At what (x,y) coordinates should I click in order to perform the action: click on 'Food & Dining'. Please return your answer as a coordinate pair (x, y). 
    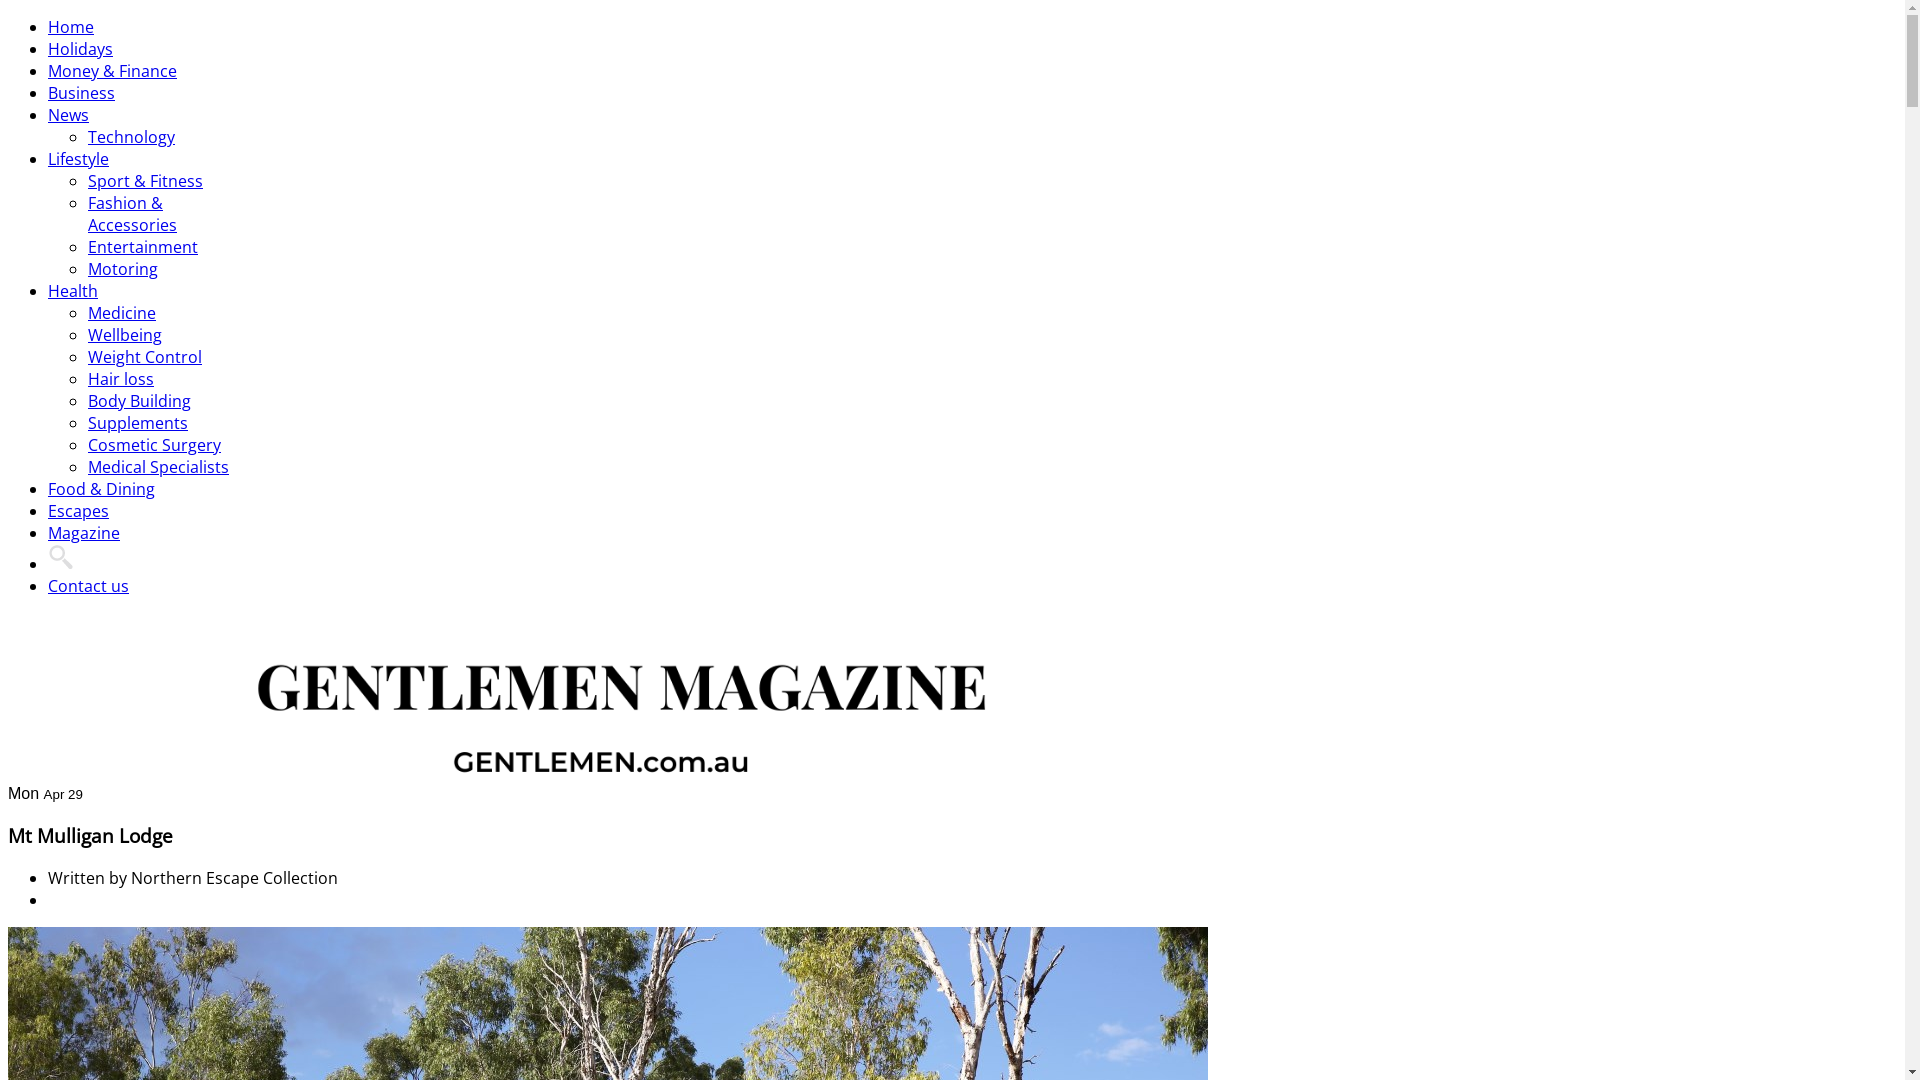
    Looking at the image, I should click on (48, 489).